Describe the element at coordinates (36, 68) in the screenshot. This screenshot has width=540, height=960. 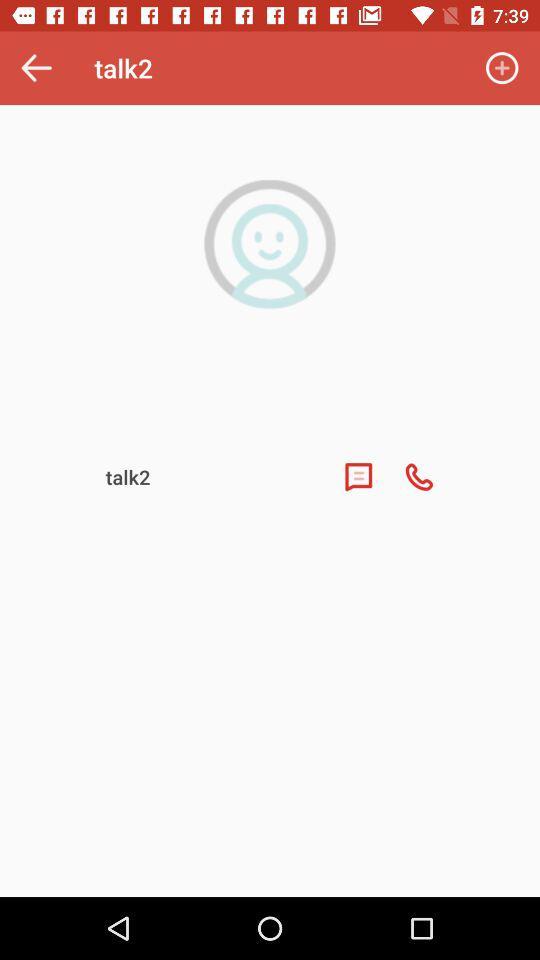
I see `the icon next to talk2 icon` at that location.